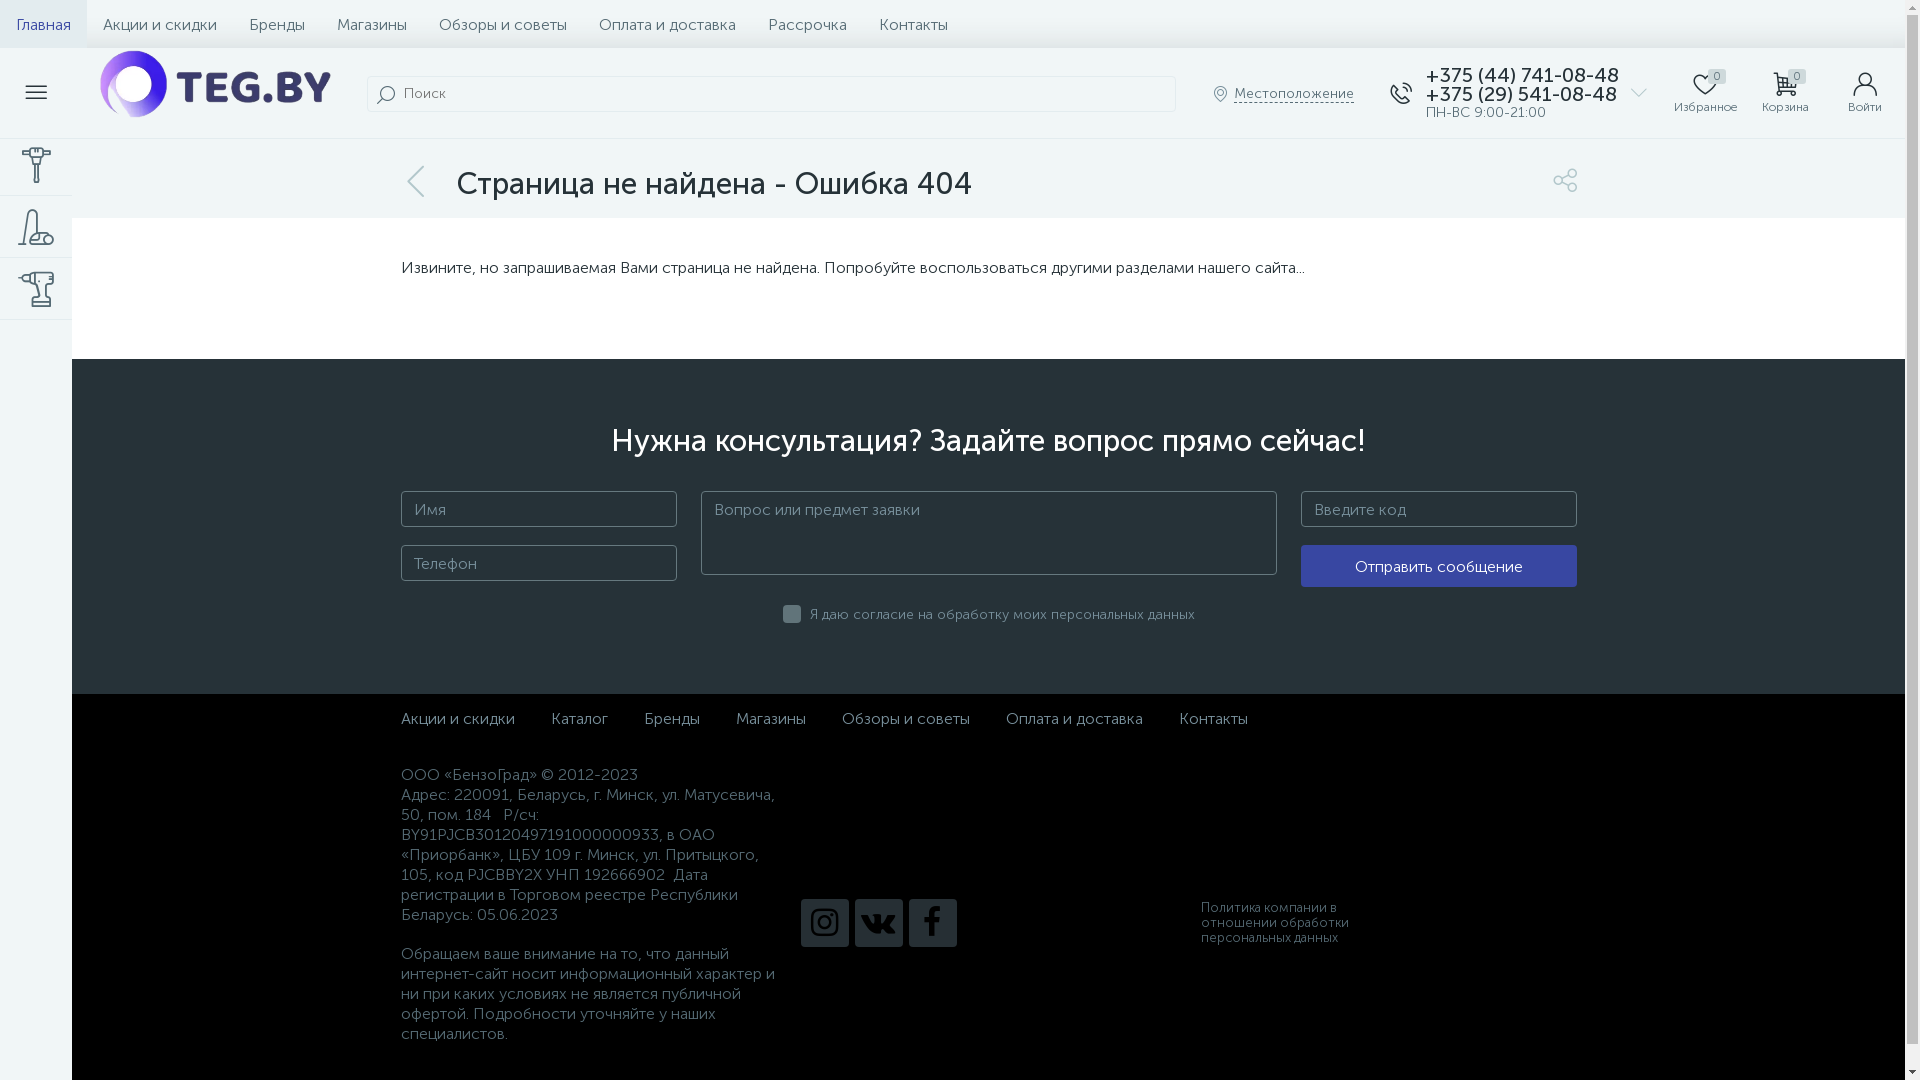 This screenshot has width=1920, height=1080. I want to click on 'Instagram', so click(800, 921).